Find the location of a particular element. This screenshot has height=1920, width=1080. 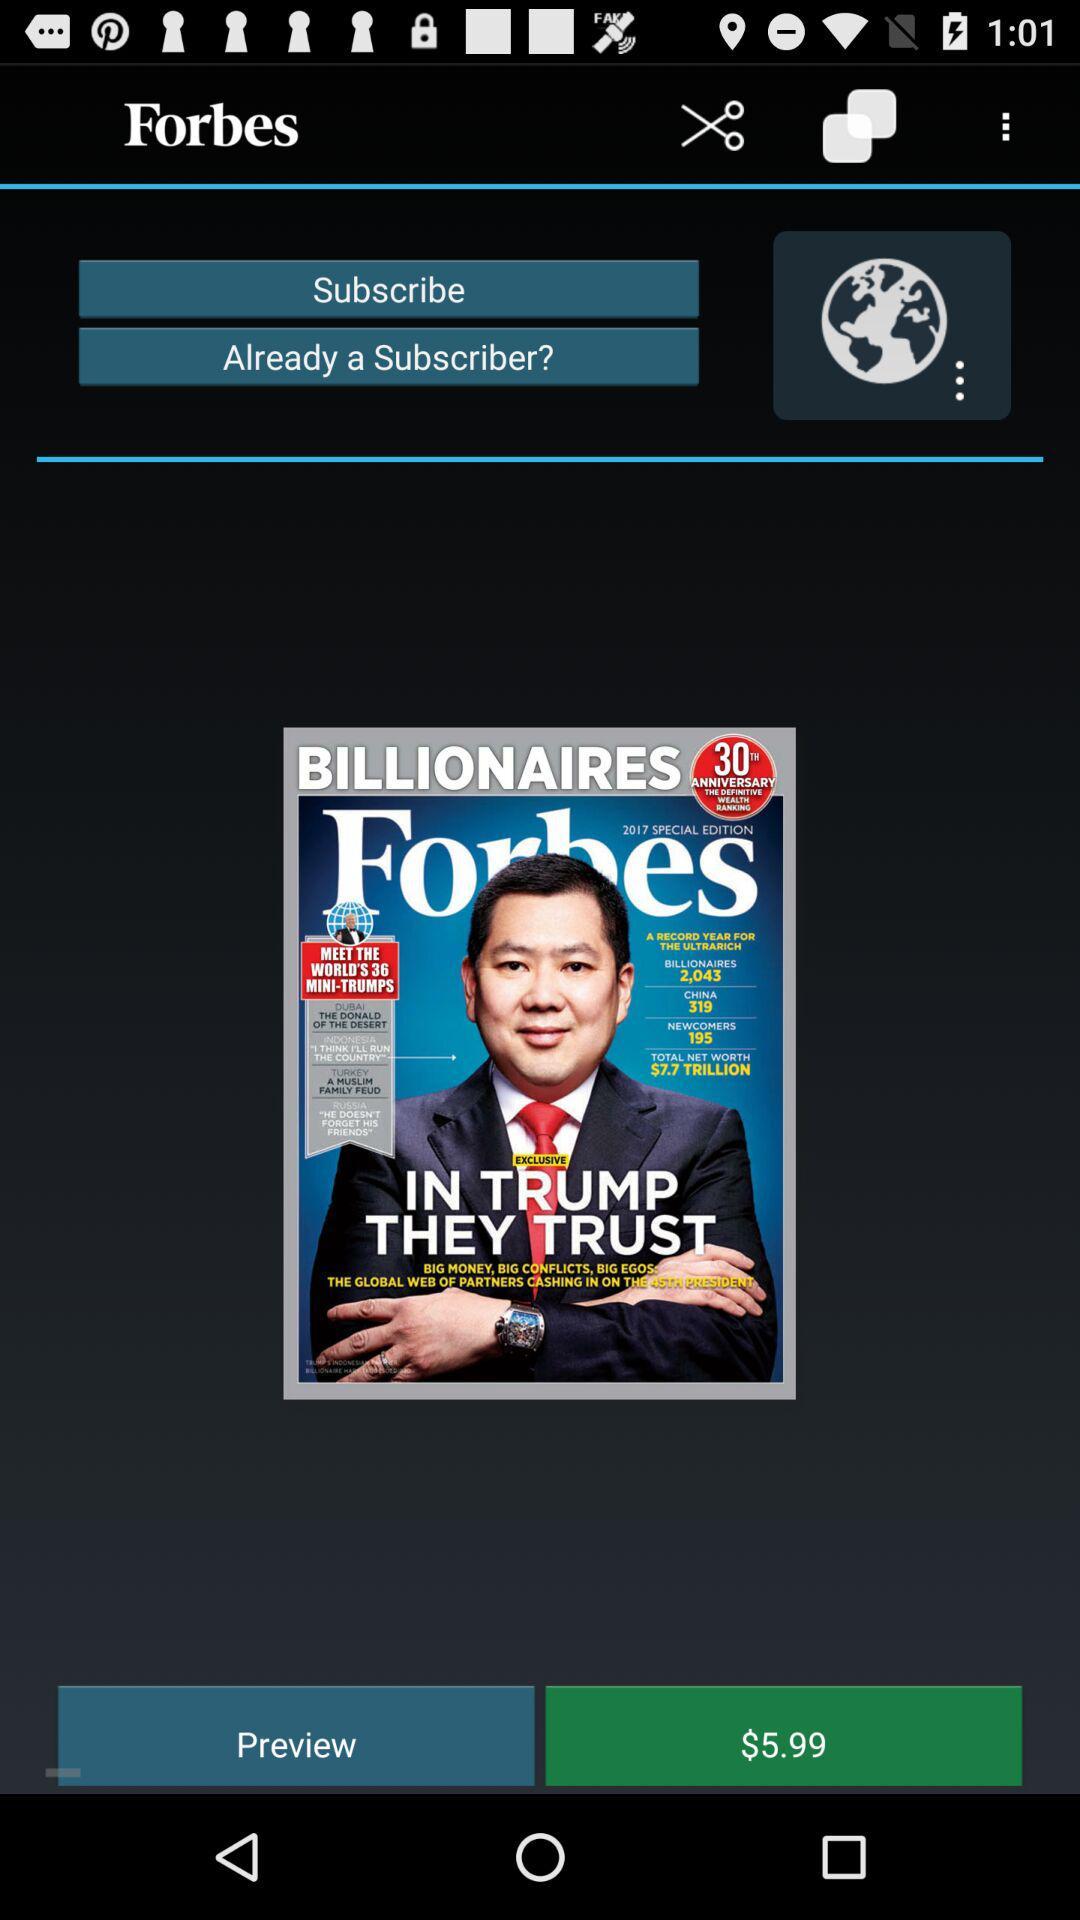

the item next to the preview icon is located at coordinates (768, 1732).